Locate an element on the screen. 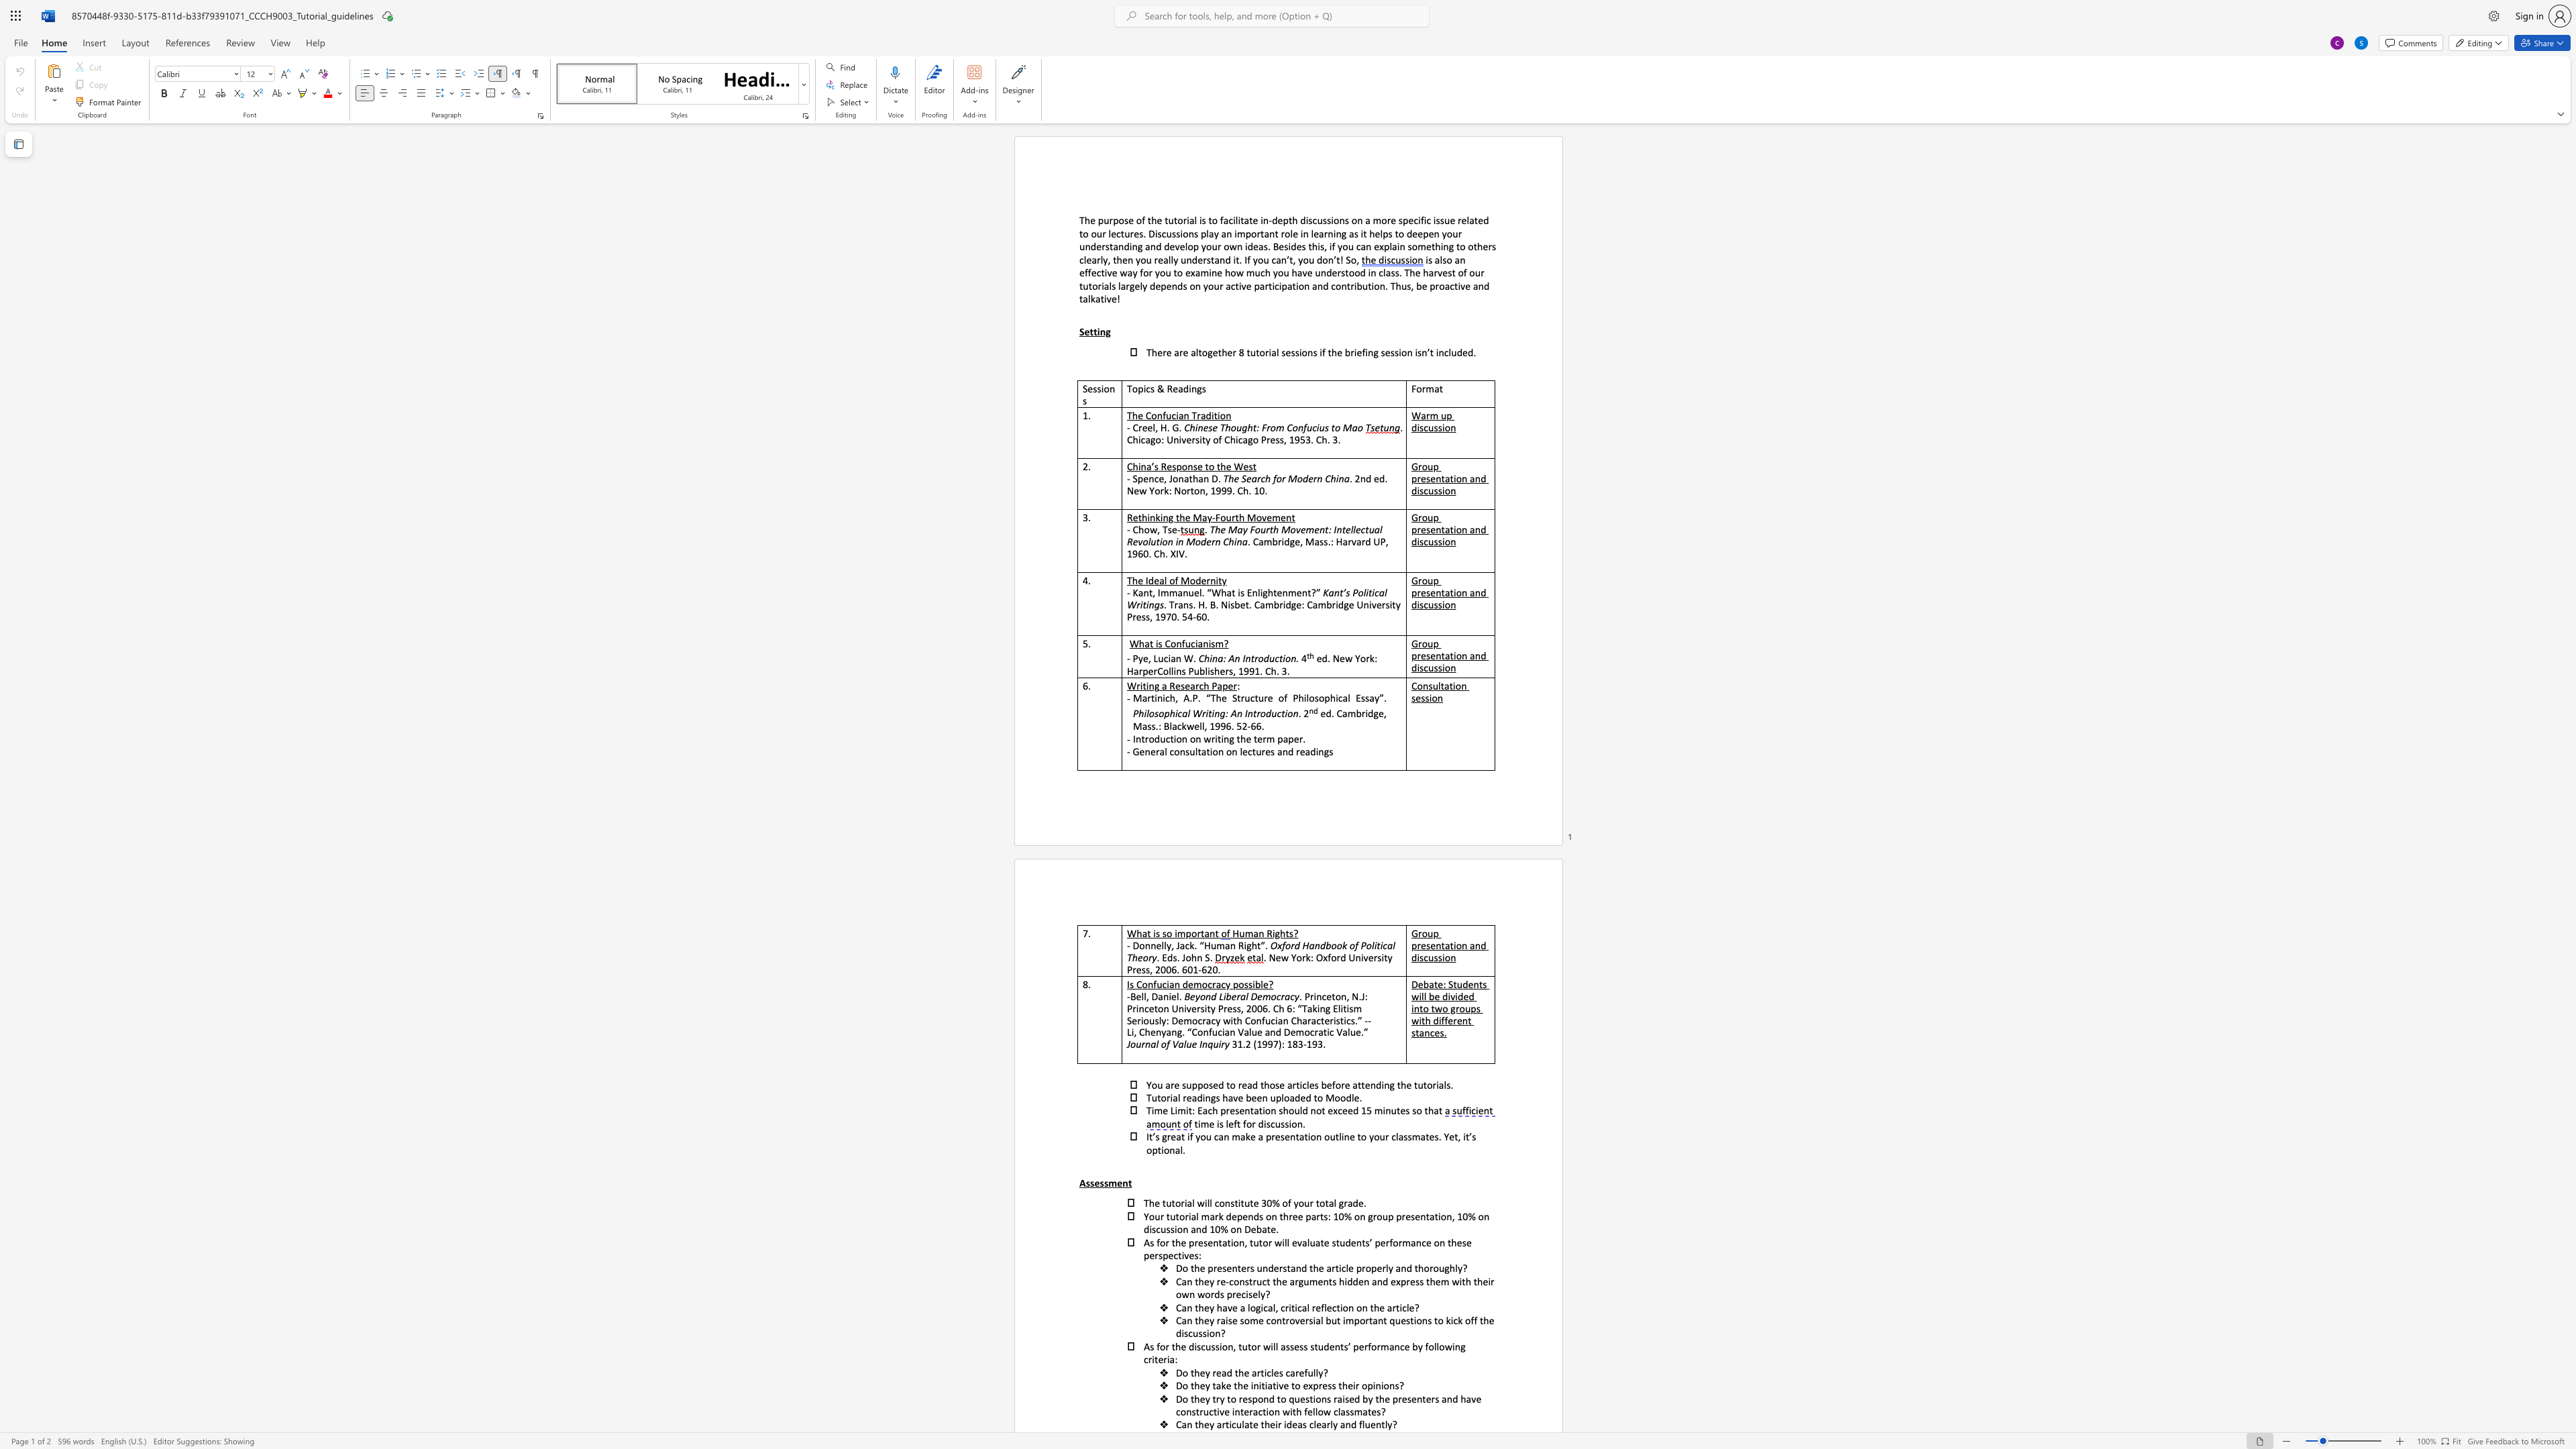 This screenshot has width=2576, height=1449. the subset text "ughly?" within the text "Do the presenters understand the article properly and thoroughly?" is located at coordinates (1439, 1268).